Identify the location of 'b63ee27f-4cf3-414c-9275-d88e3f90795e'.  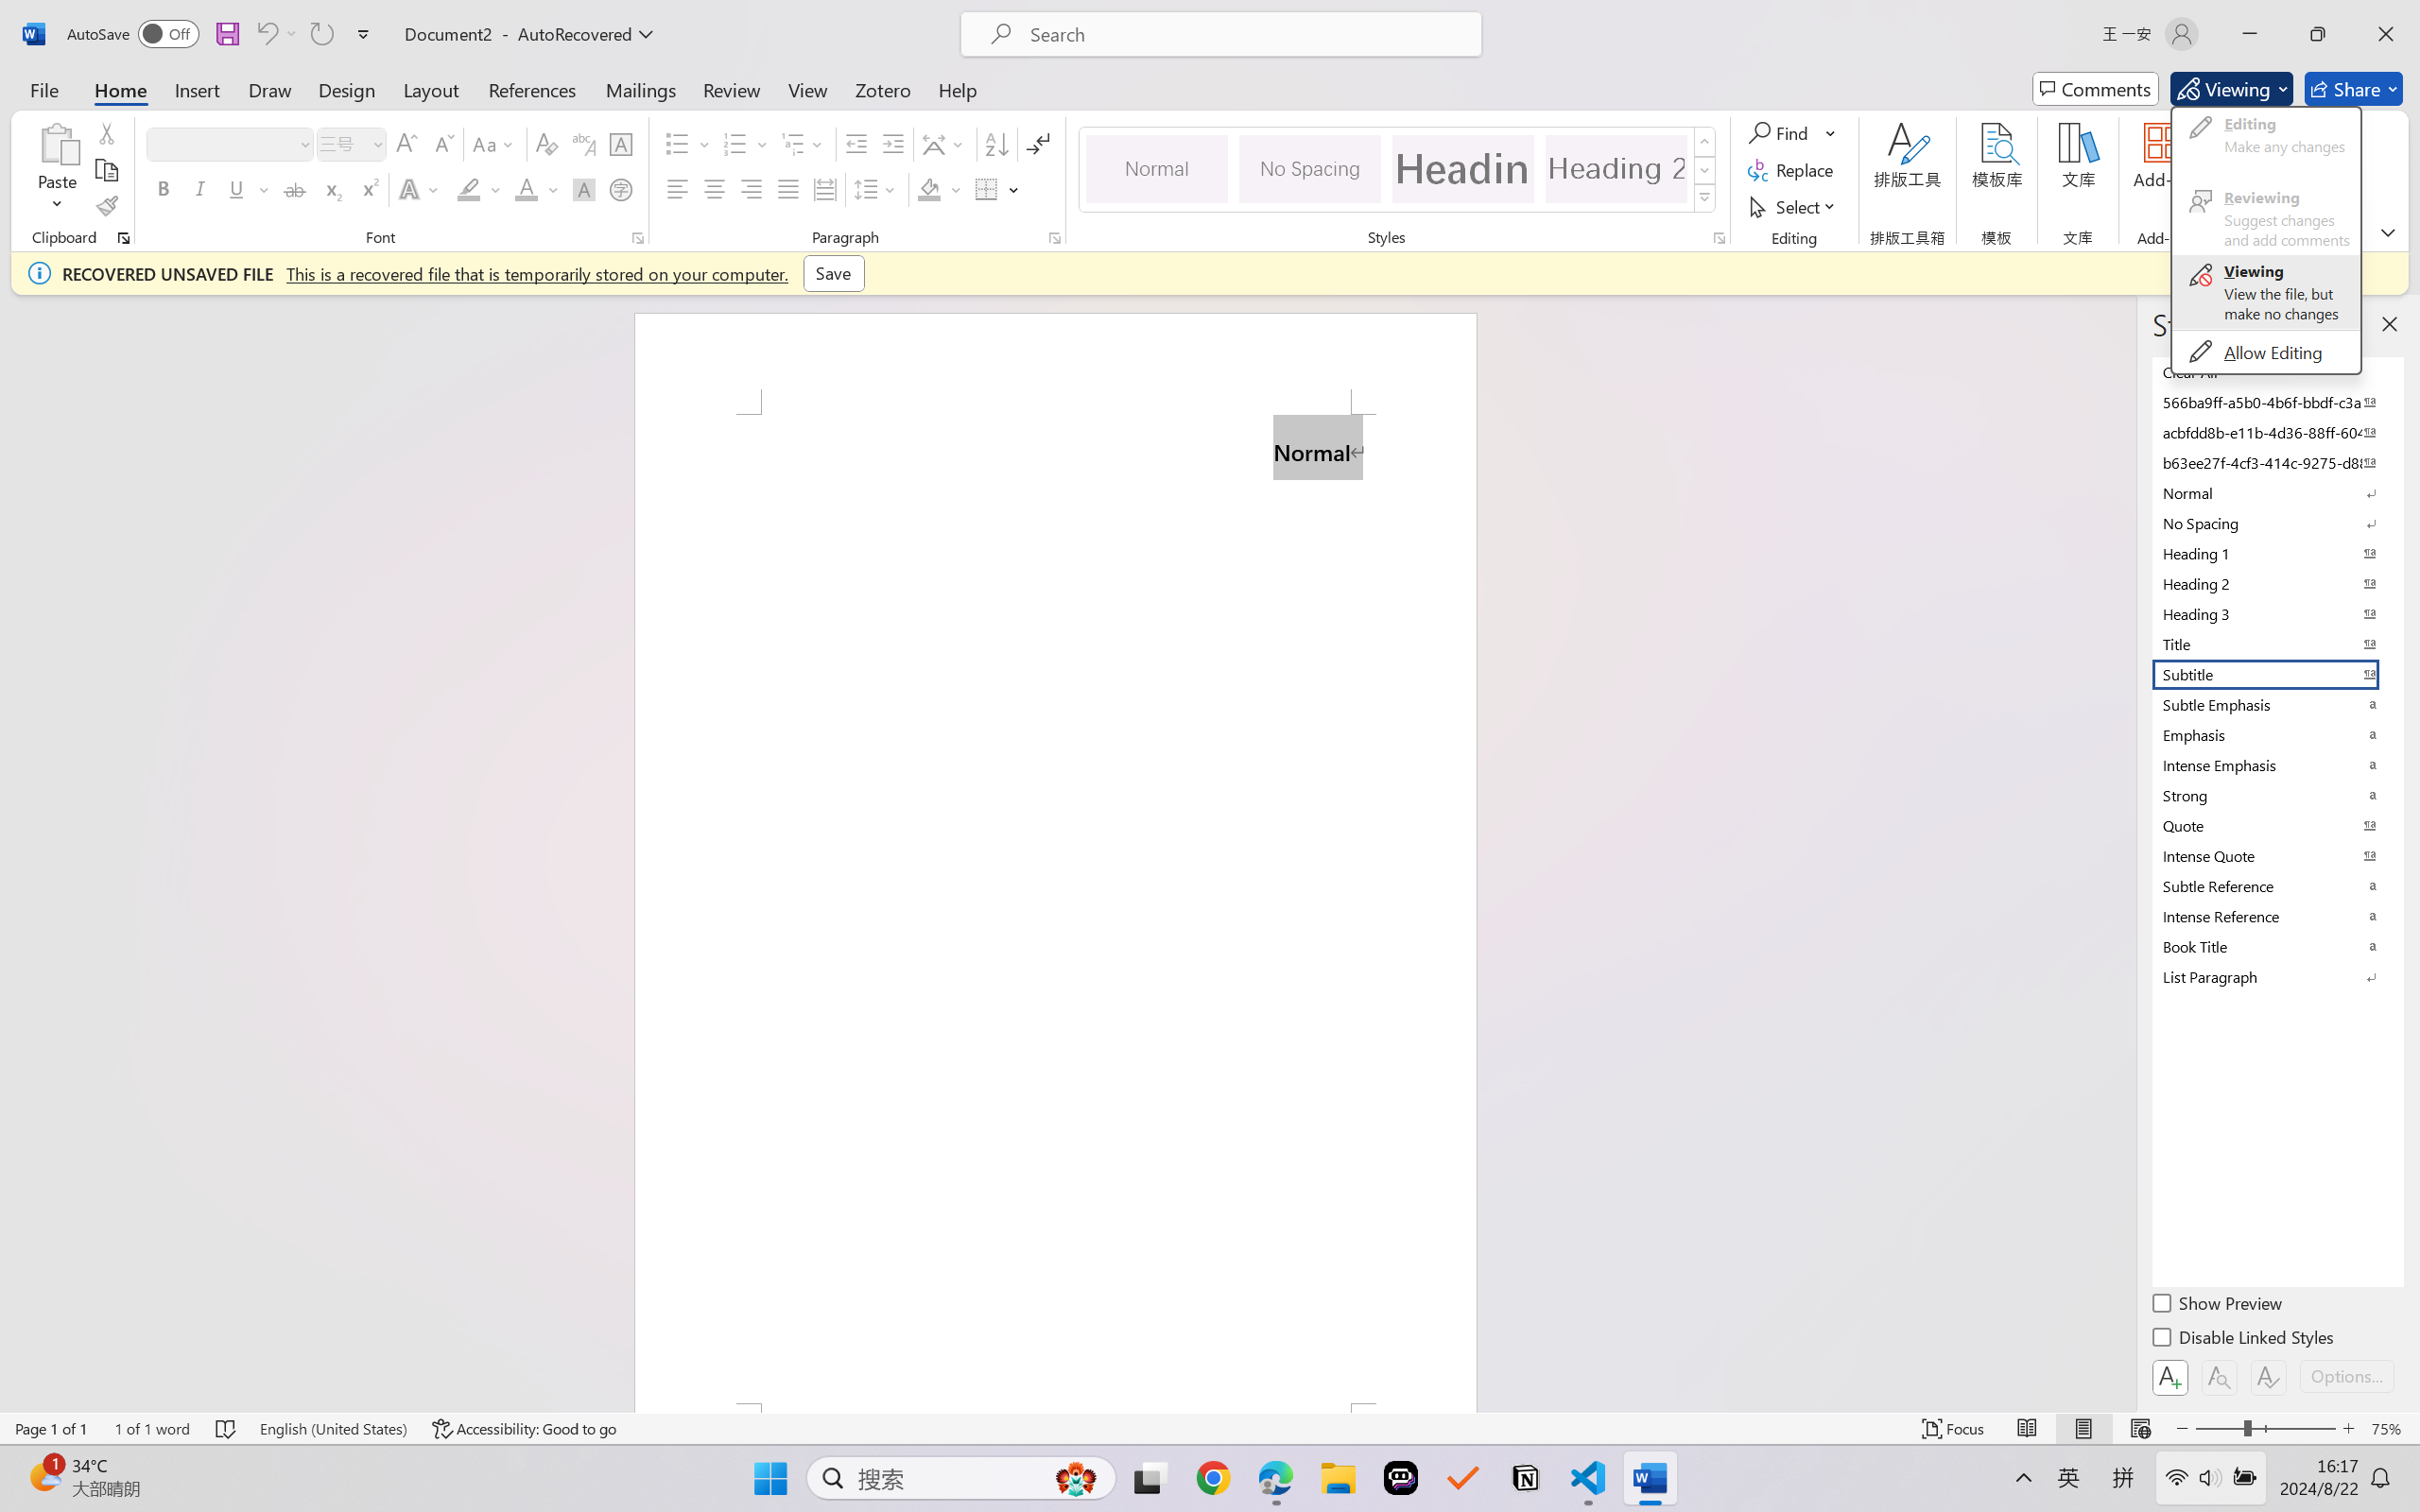
(2275, 461).